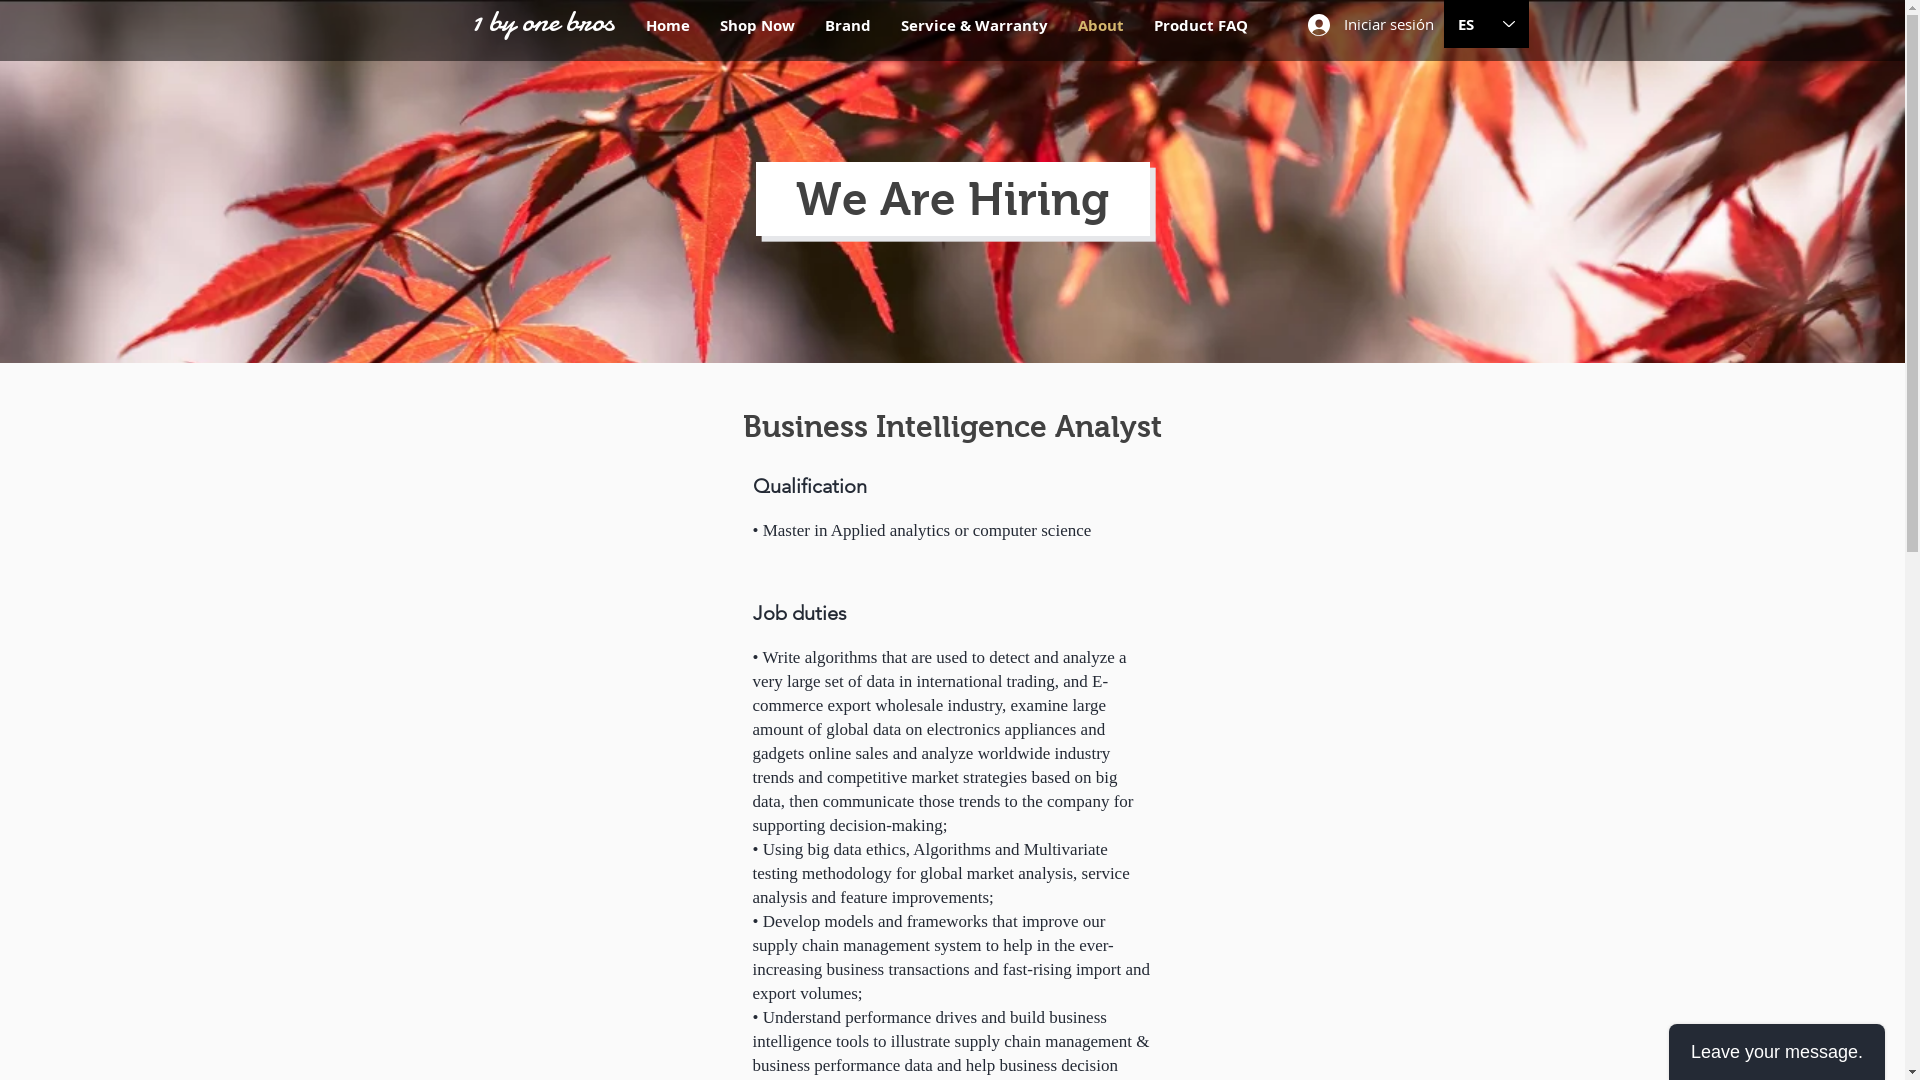 The height and width of the screenshot is (1080, 1920). I want to click on 'Brand', so click(848, 26).